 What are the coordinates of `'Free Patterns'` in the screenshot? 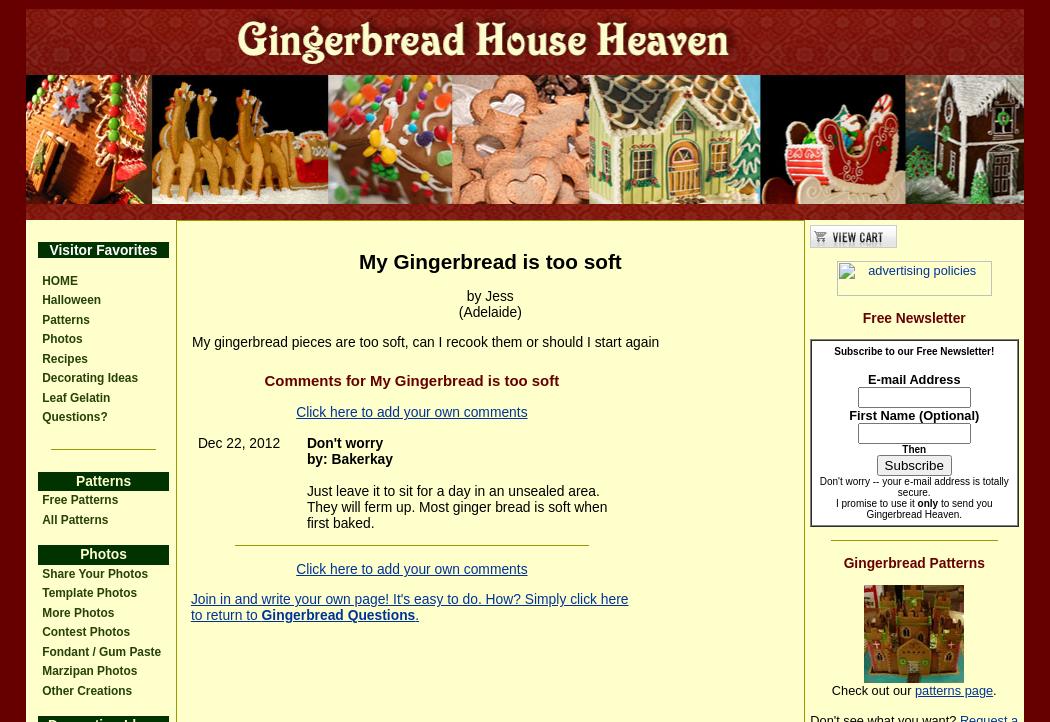 It's located at (80, 499).